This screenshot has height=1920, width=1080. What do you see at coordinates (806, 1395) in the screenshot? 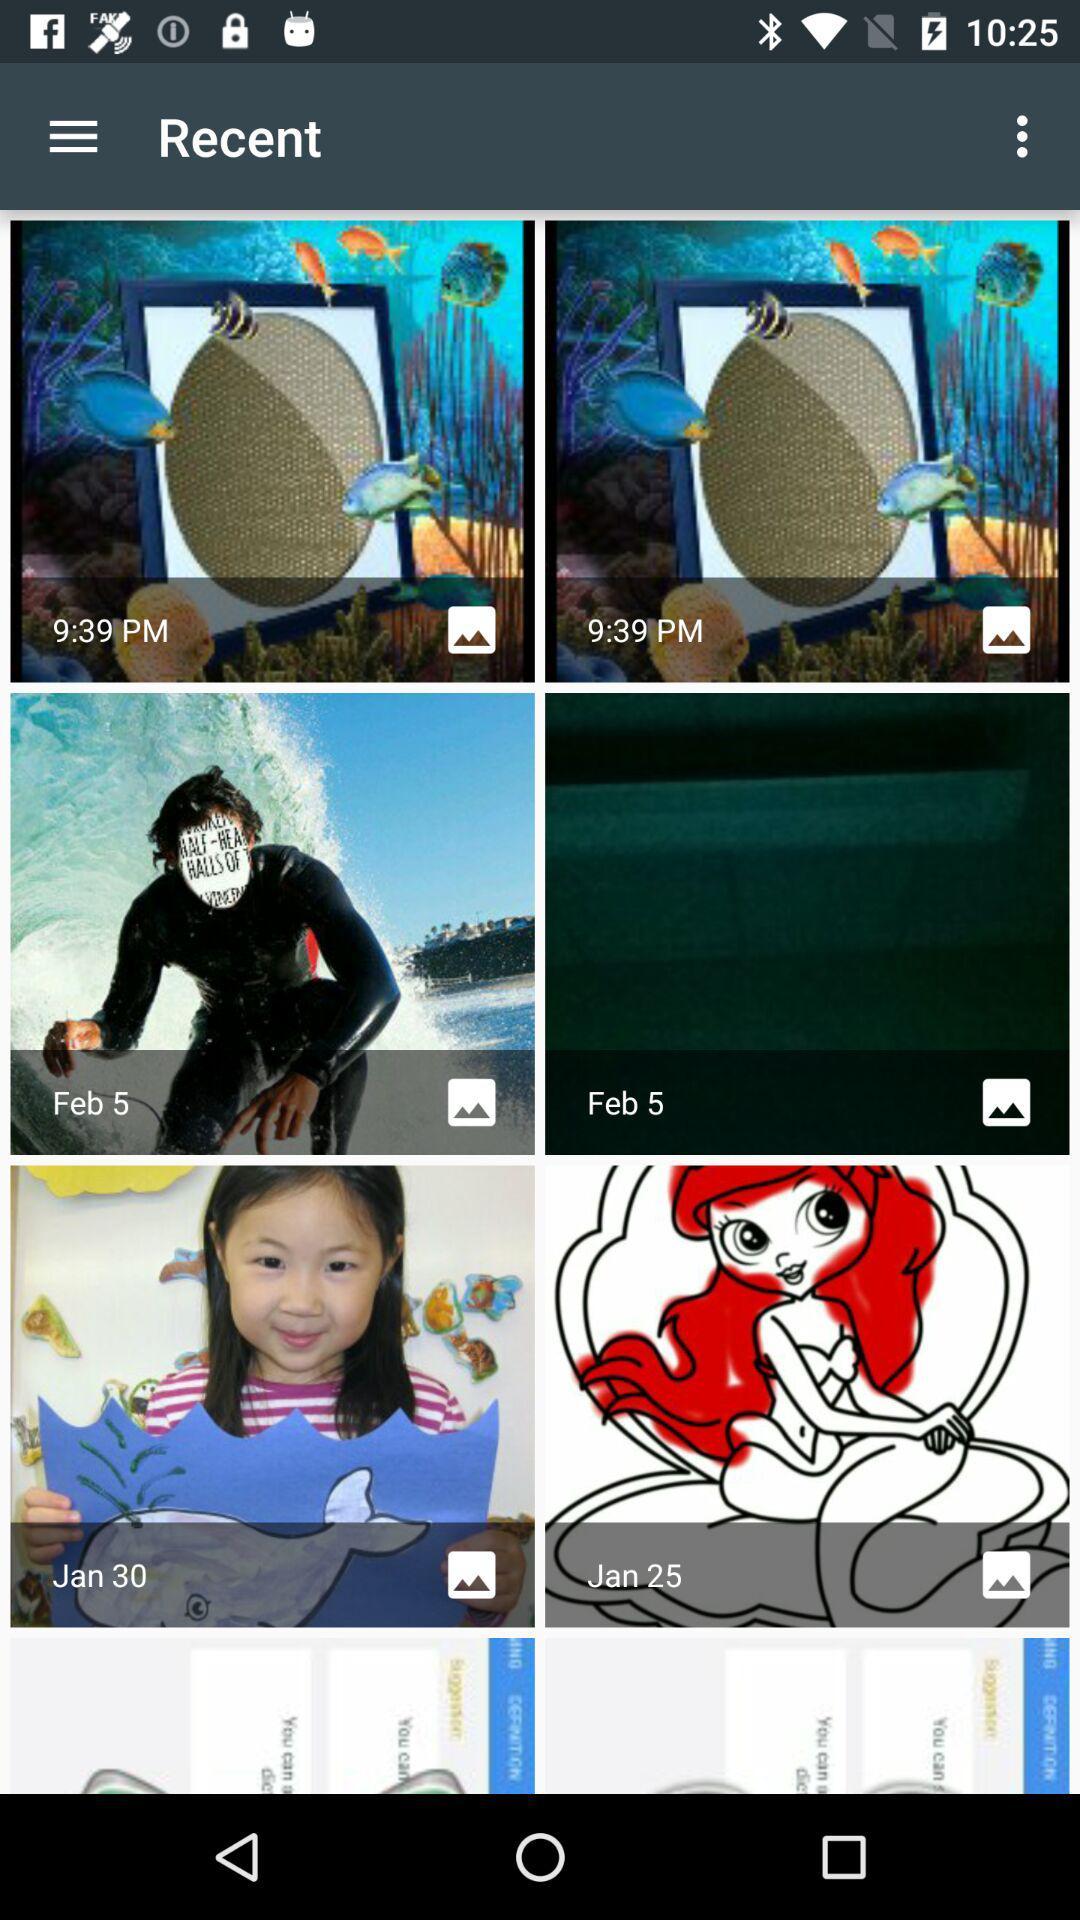
I see `the second image in third row` at bounding box center [806, 1395].